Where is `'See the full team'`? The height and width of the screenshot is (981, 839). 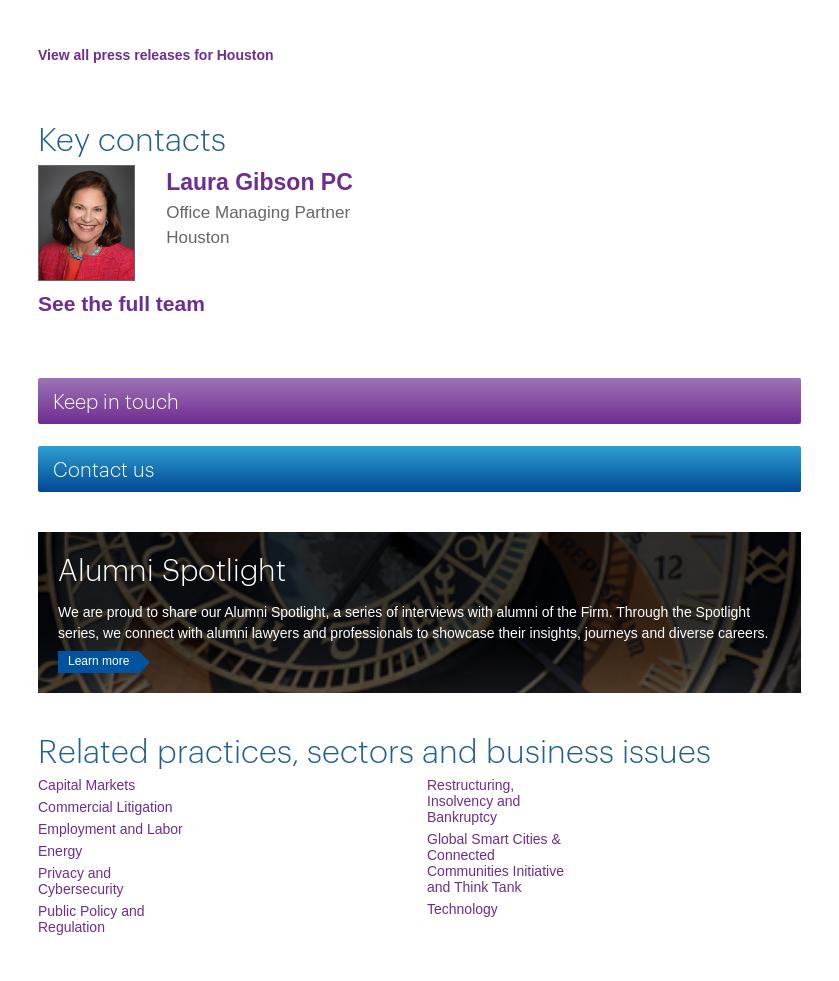
'See the full team' is located at coordinates (120, 301).